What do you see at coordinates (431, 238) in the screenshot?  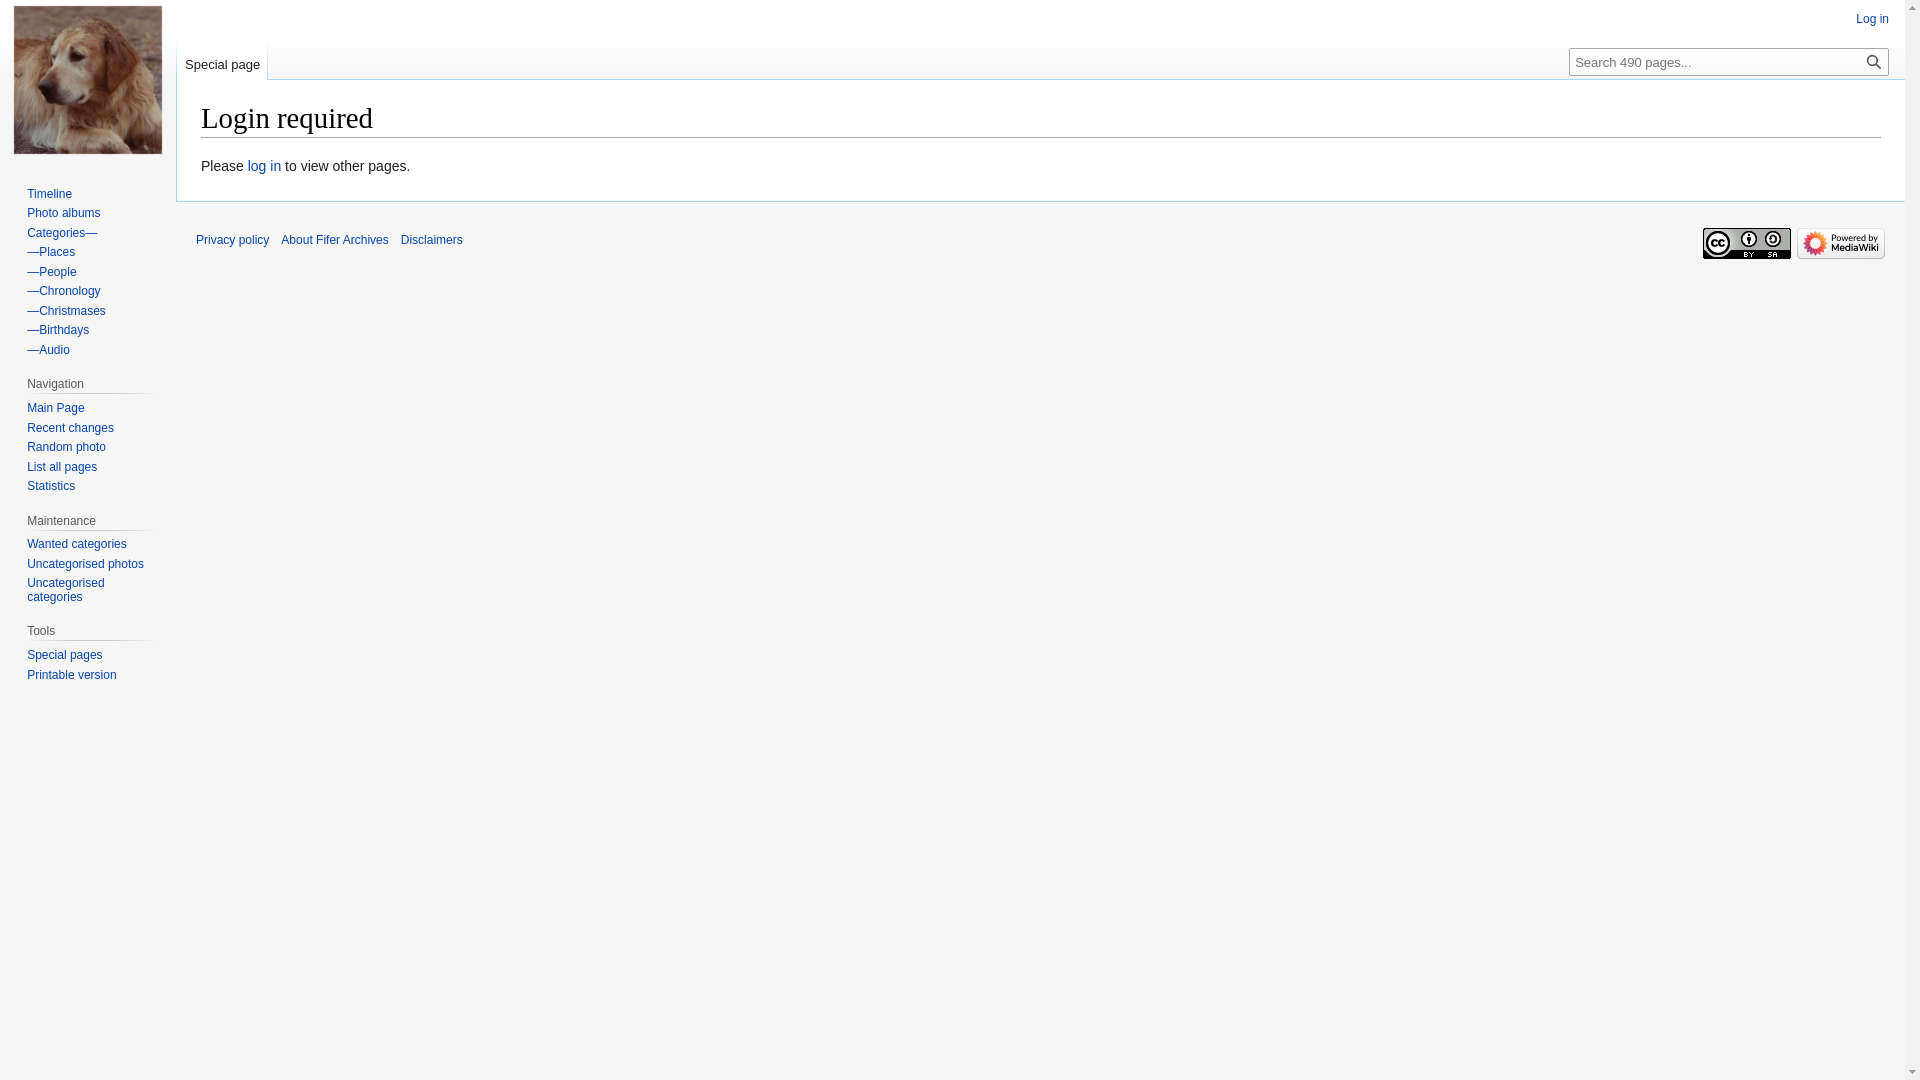 I see `'Disclaimers'` at bounding box center [431, 238].